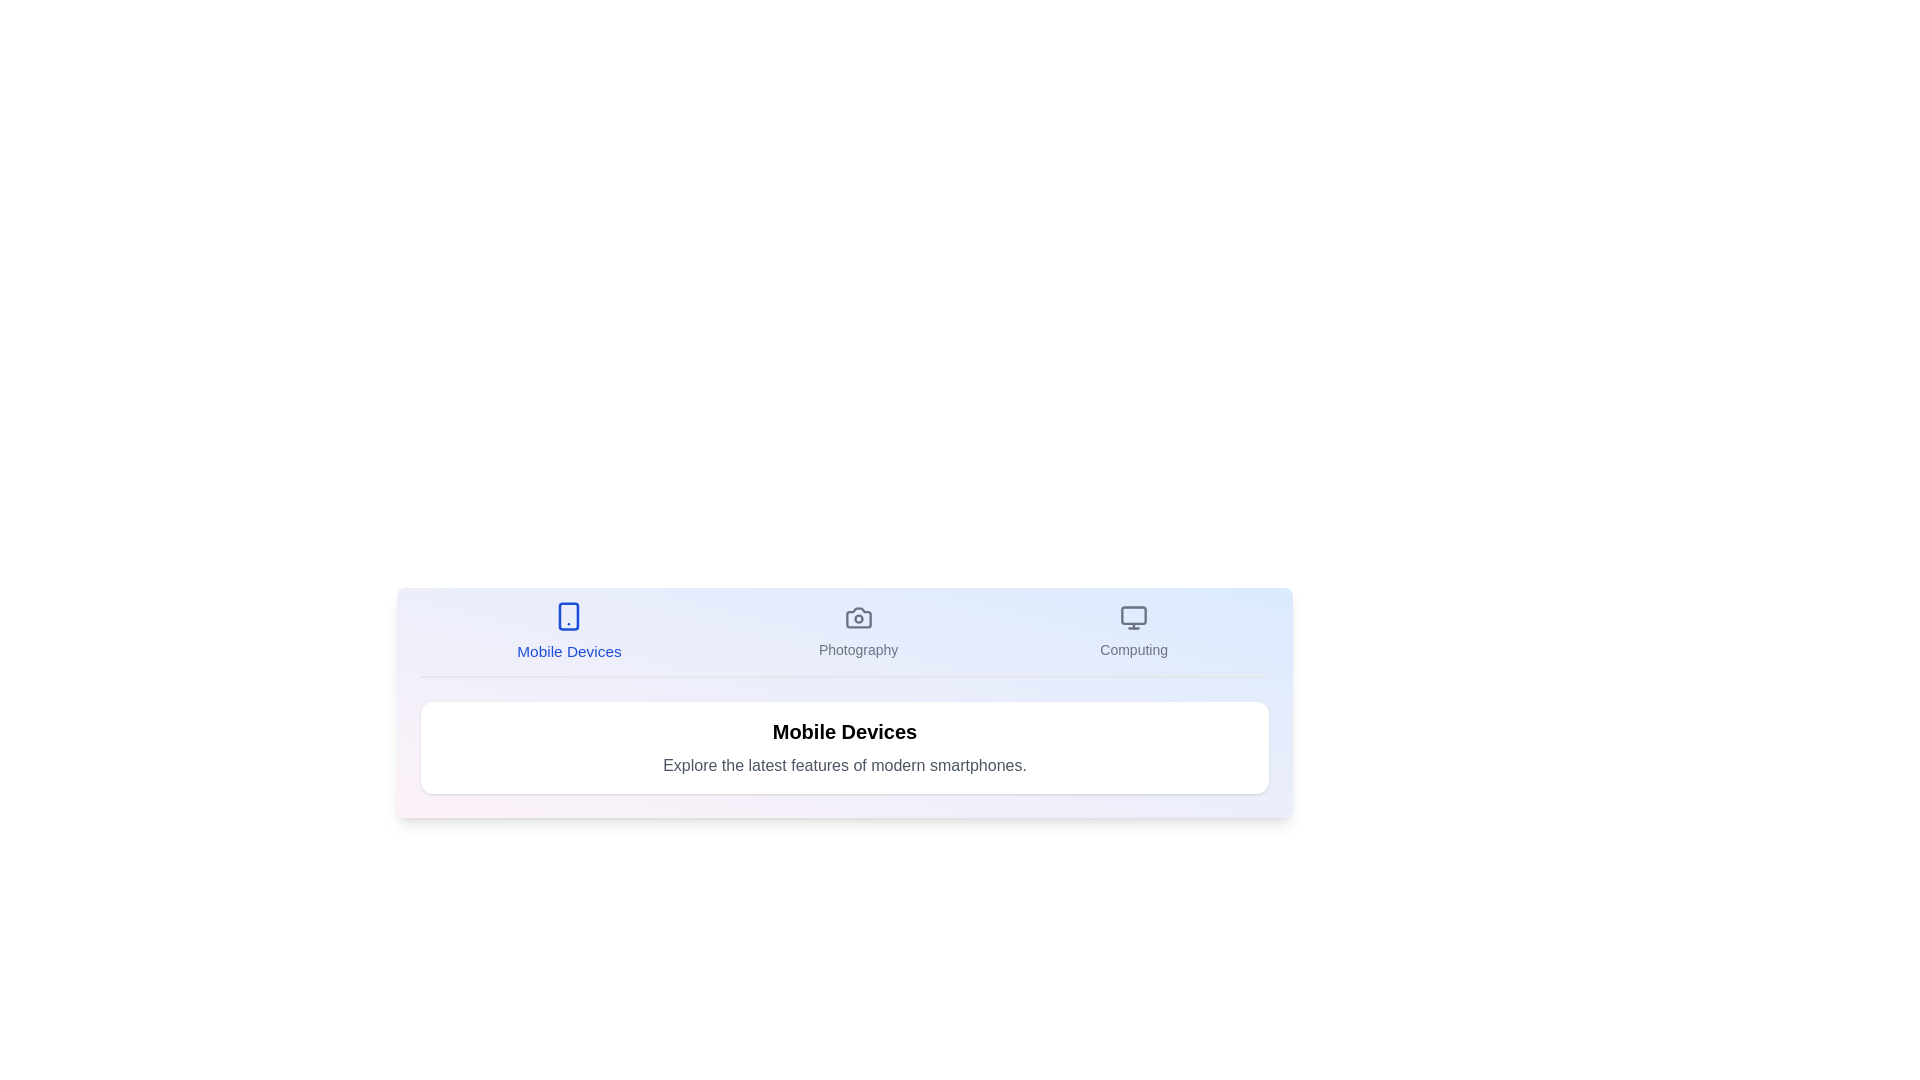  Describe the element at coordinates (568, 632) in the screenshot. I see `the tab labeled 'Mobile Devices' to inspect its associated icon` at that location.